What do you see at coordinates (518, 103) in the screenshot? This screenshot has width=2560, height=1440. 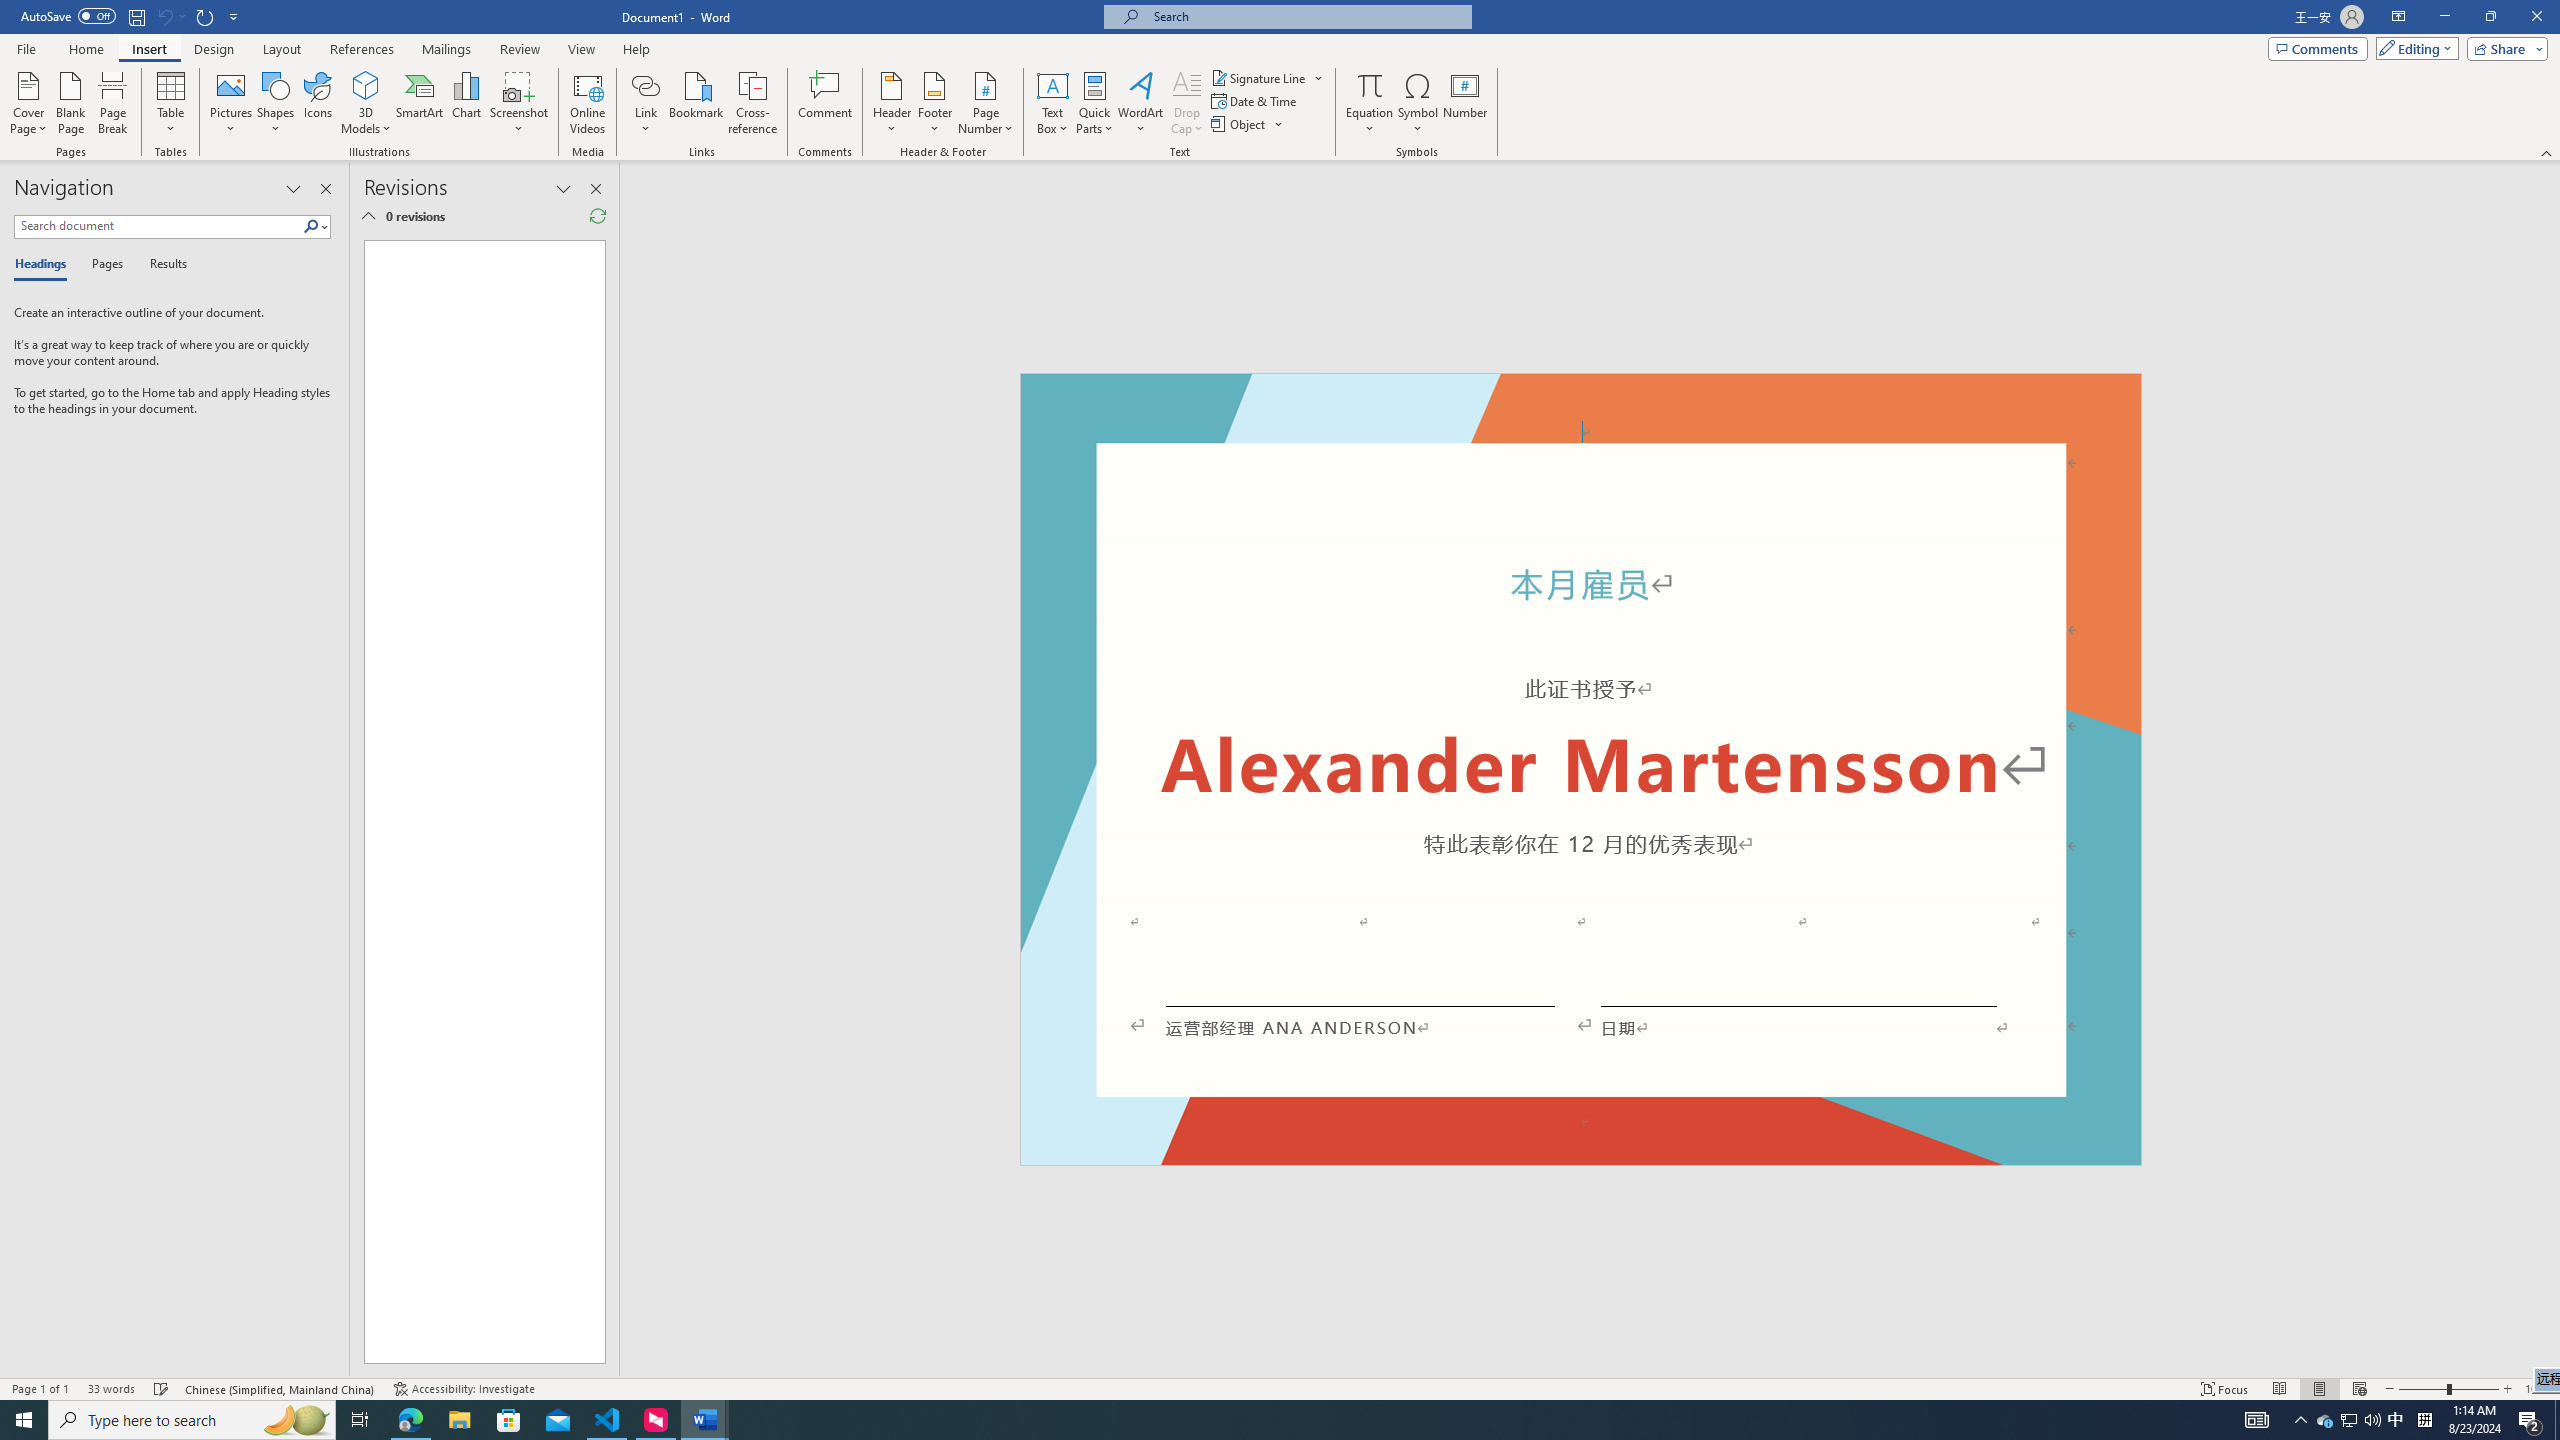 I see `'Screenshot'` at bounding box center [518, 103].